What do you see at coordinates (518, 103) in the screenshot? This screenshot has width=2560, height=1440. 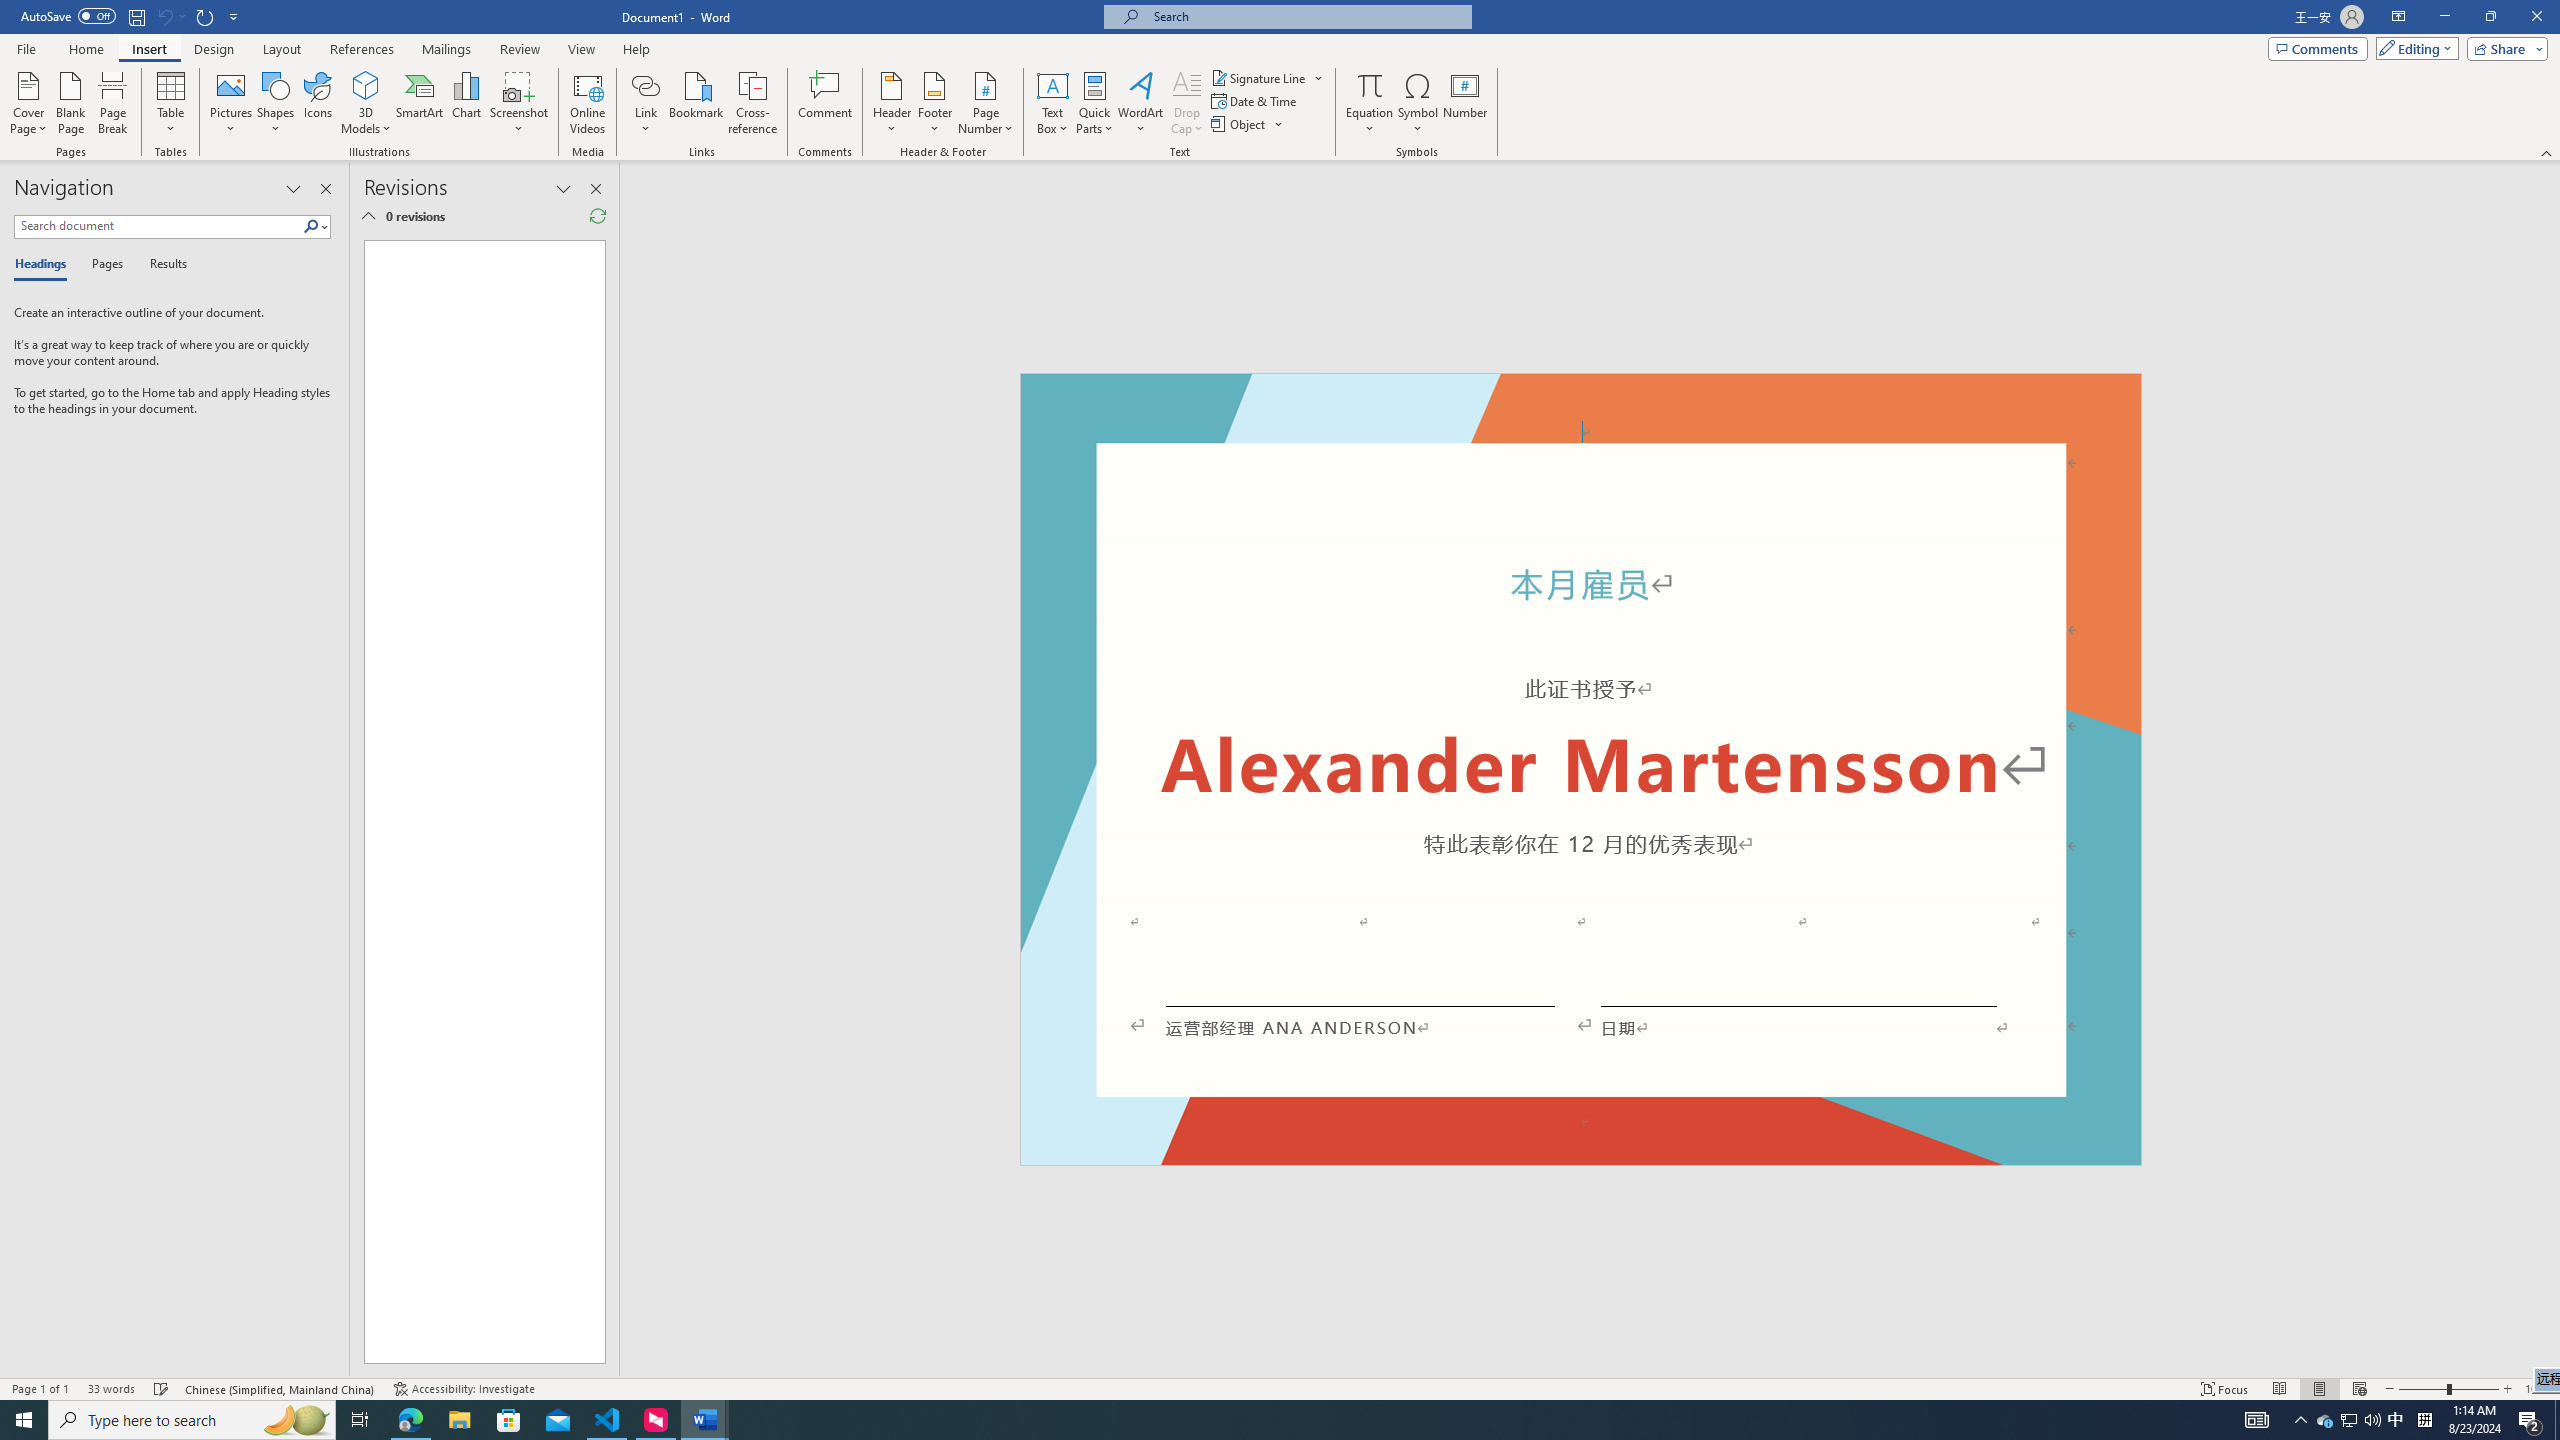 I see `'Screenshot'` at bounding box center [518, 103].